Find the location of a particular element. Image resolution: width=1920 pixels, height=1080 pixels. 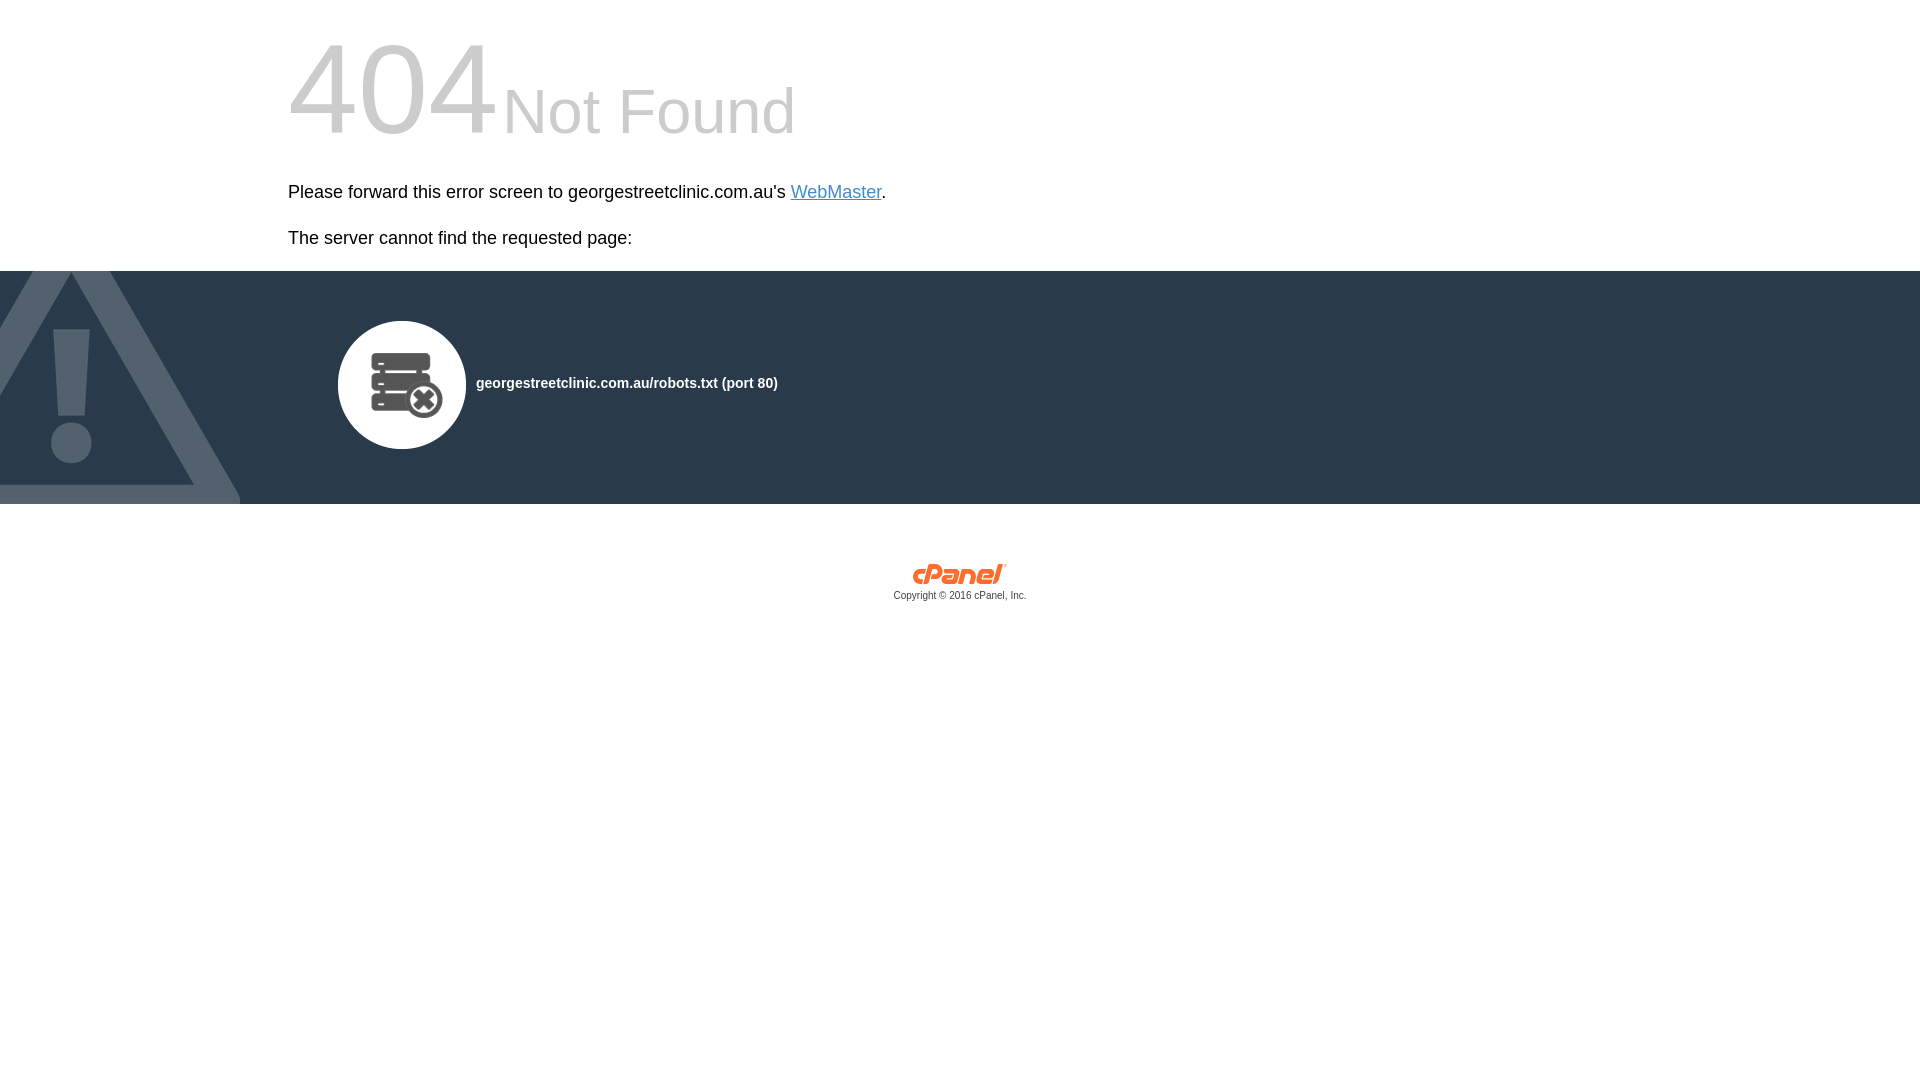

'WebMaster' is located at coordinates (836, 192).